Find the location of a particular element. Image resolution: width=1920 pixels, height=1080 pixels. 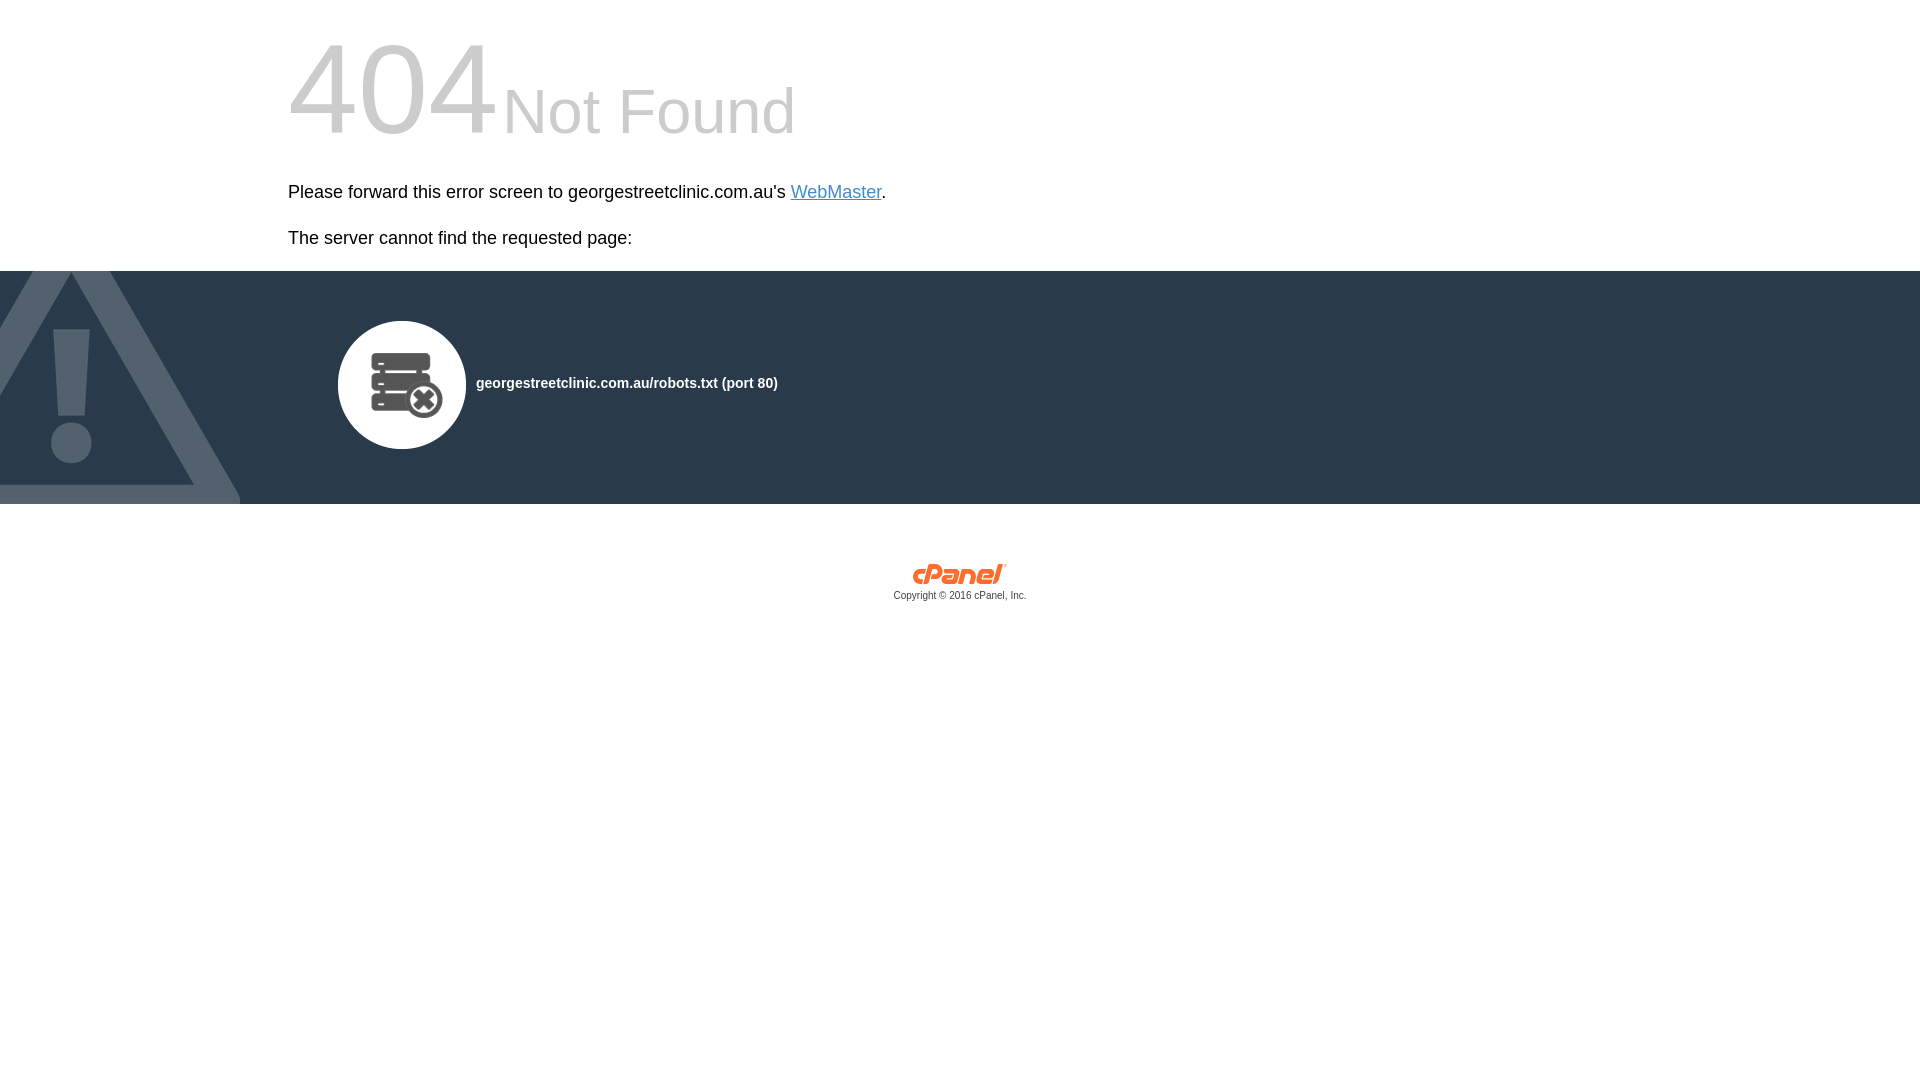

'WebMaster' is located at coordinates (836, 192).